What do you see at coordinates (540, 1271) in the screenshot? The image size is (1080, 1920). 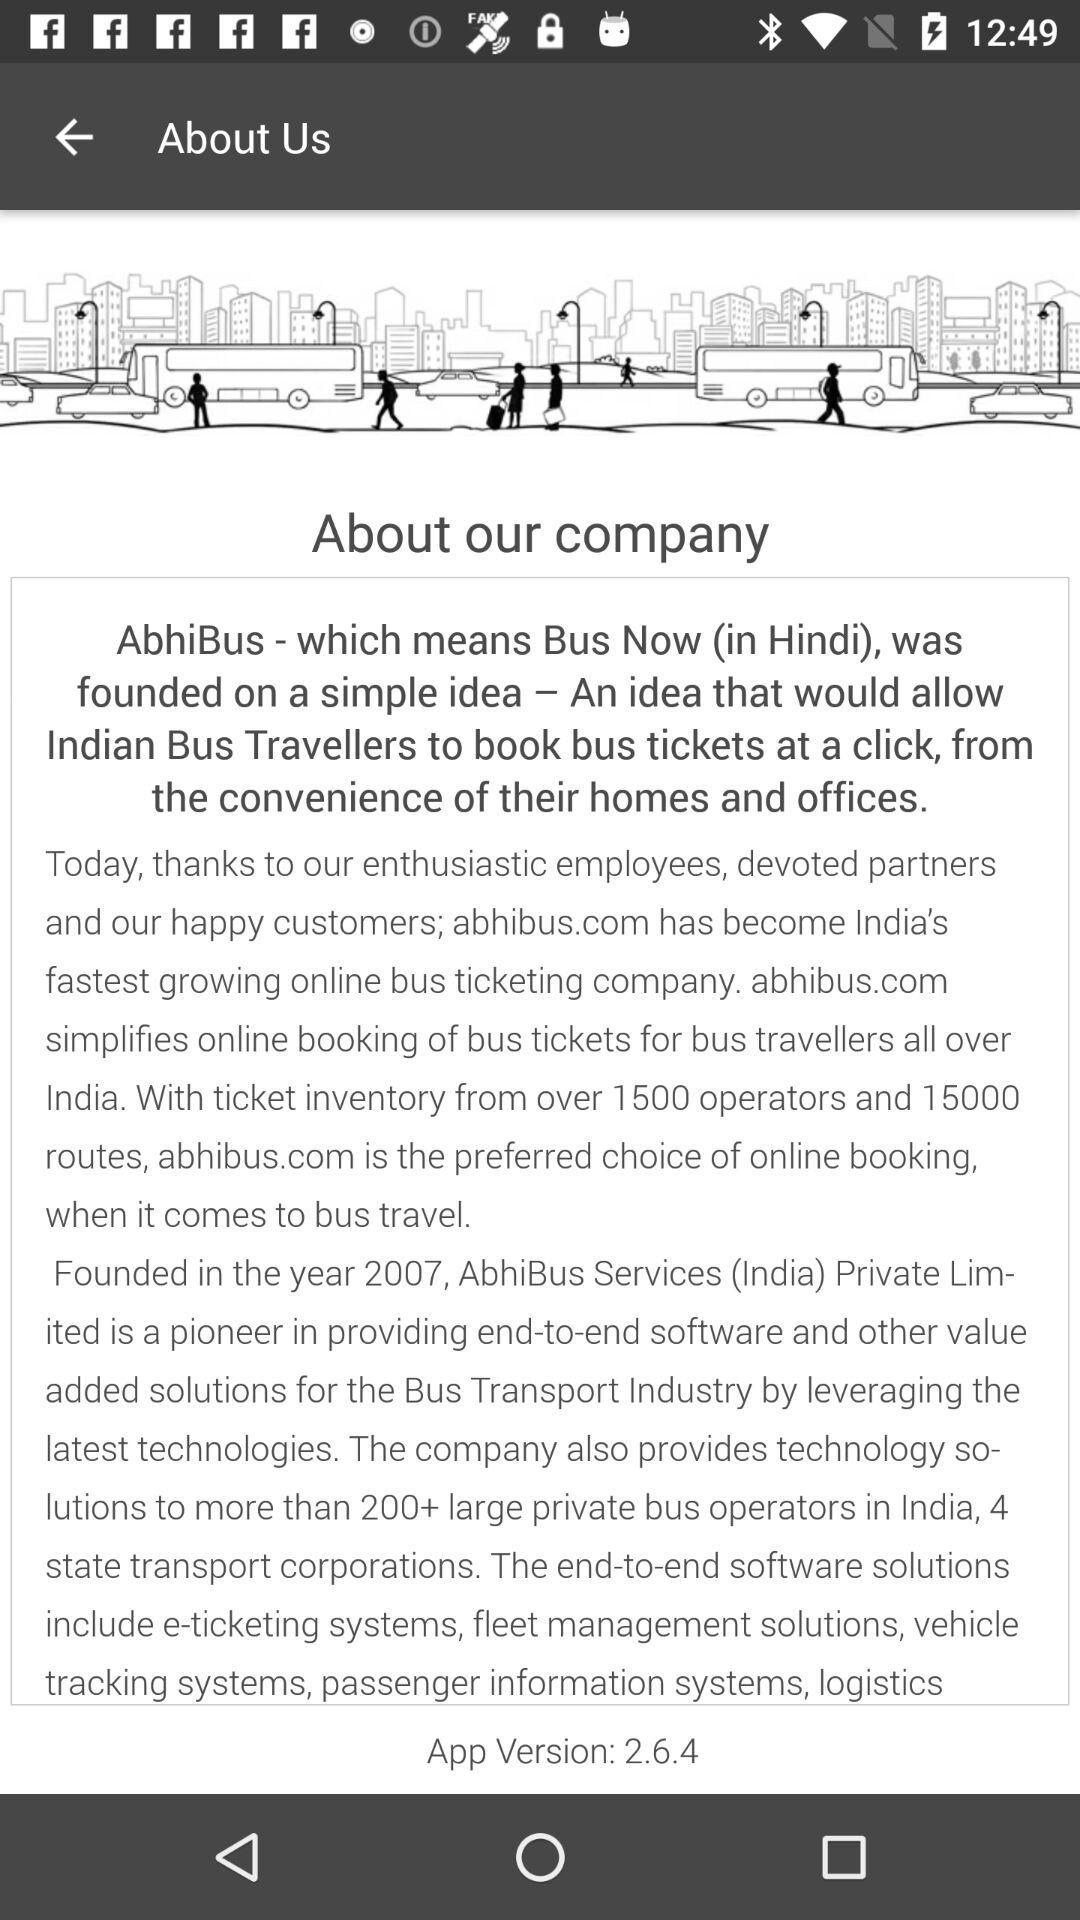 I see `today thanks to icon` at bounding box center [540, 1271].